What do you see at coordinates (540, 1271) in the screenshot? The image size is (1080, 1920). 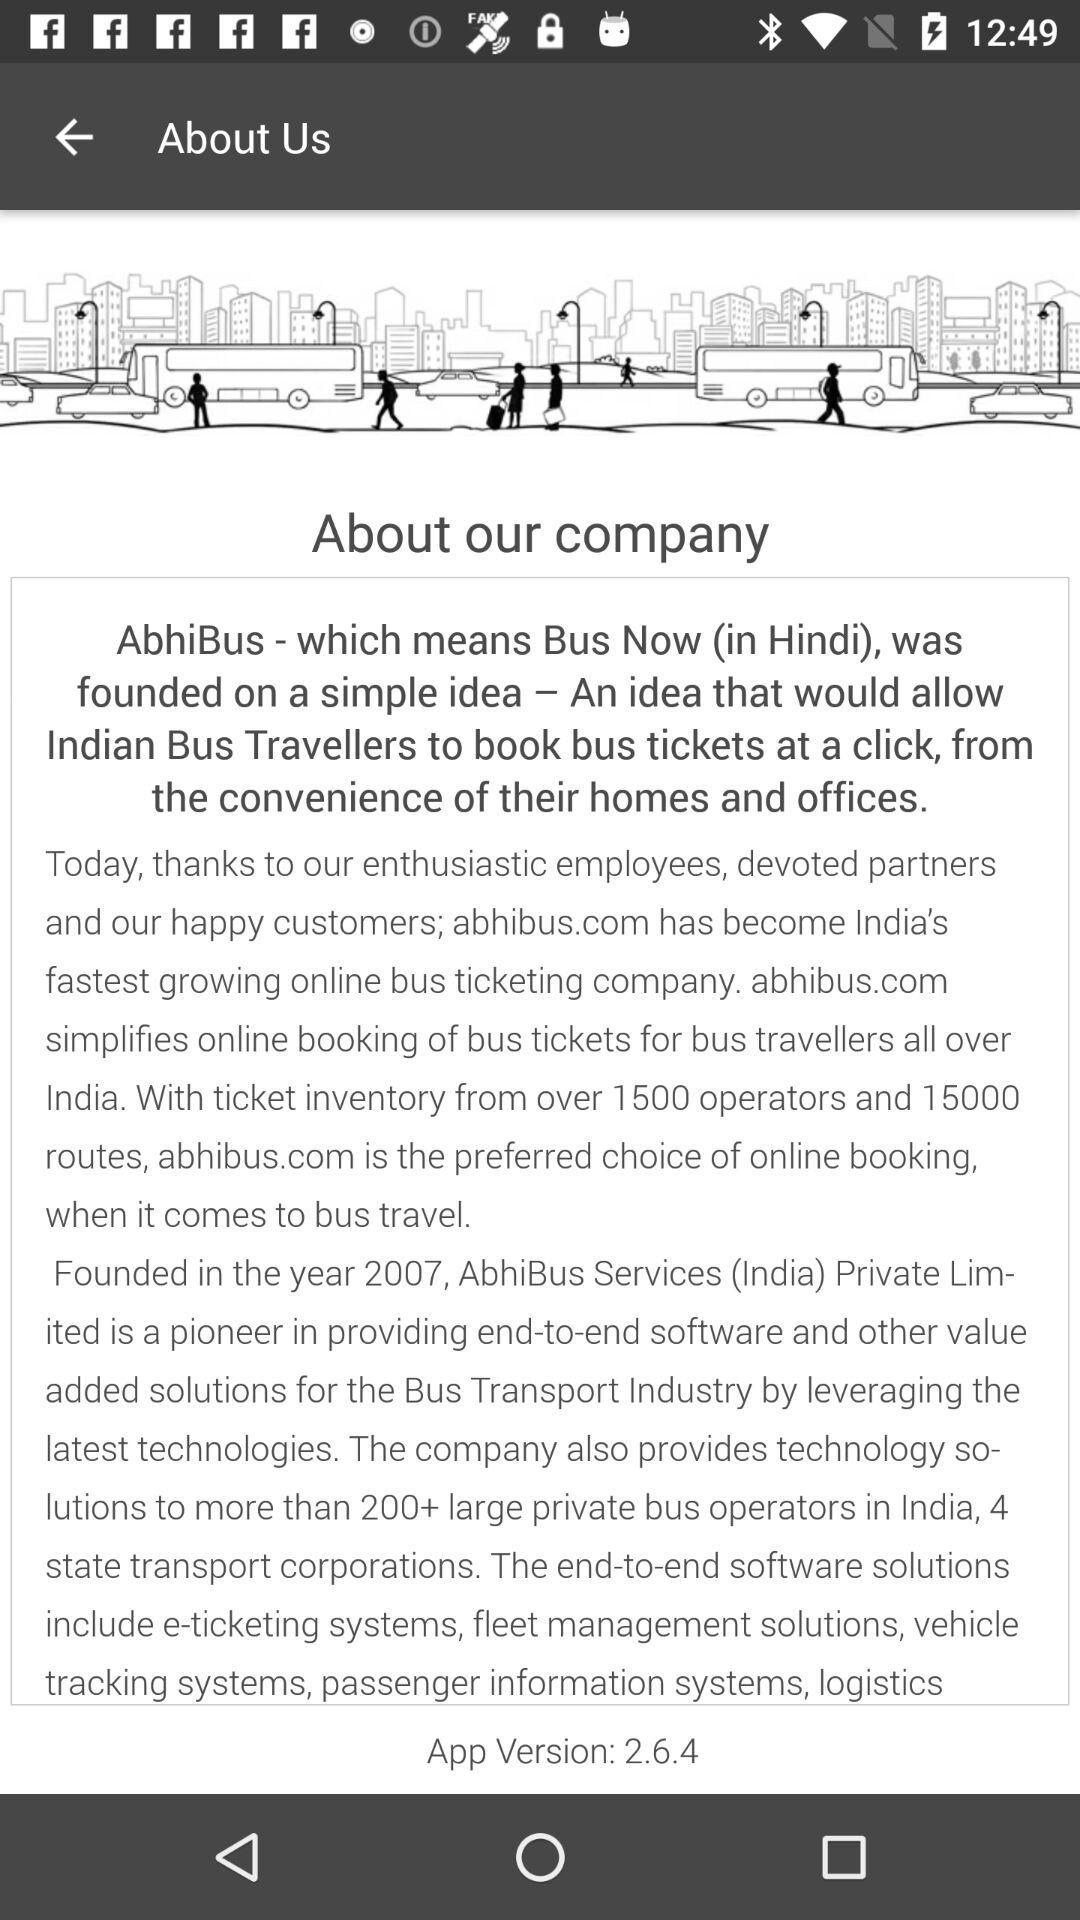 I see `today thanks to icon` at bounding box center [540, 1271].